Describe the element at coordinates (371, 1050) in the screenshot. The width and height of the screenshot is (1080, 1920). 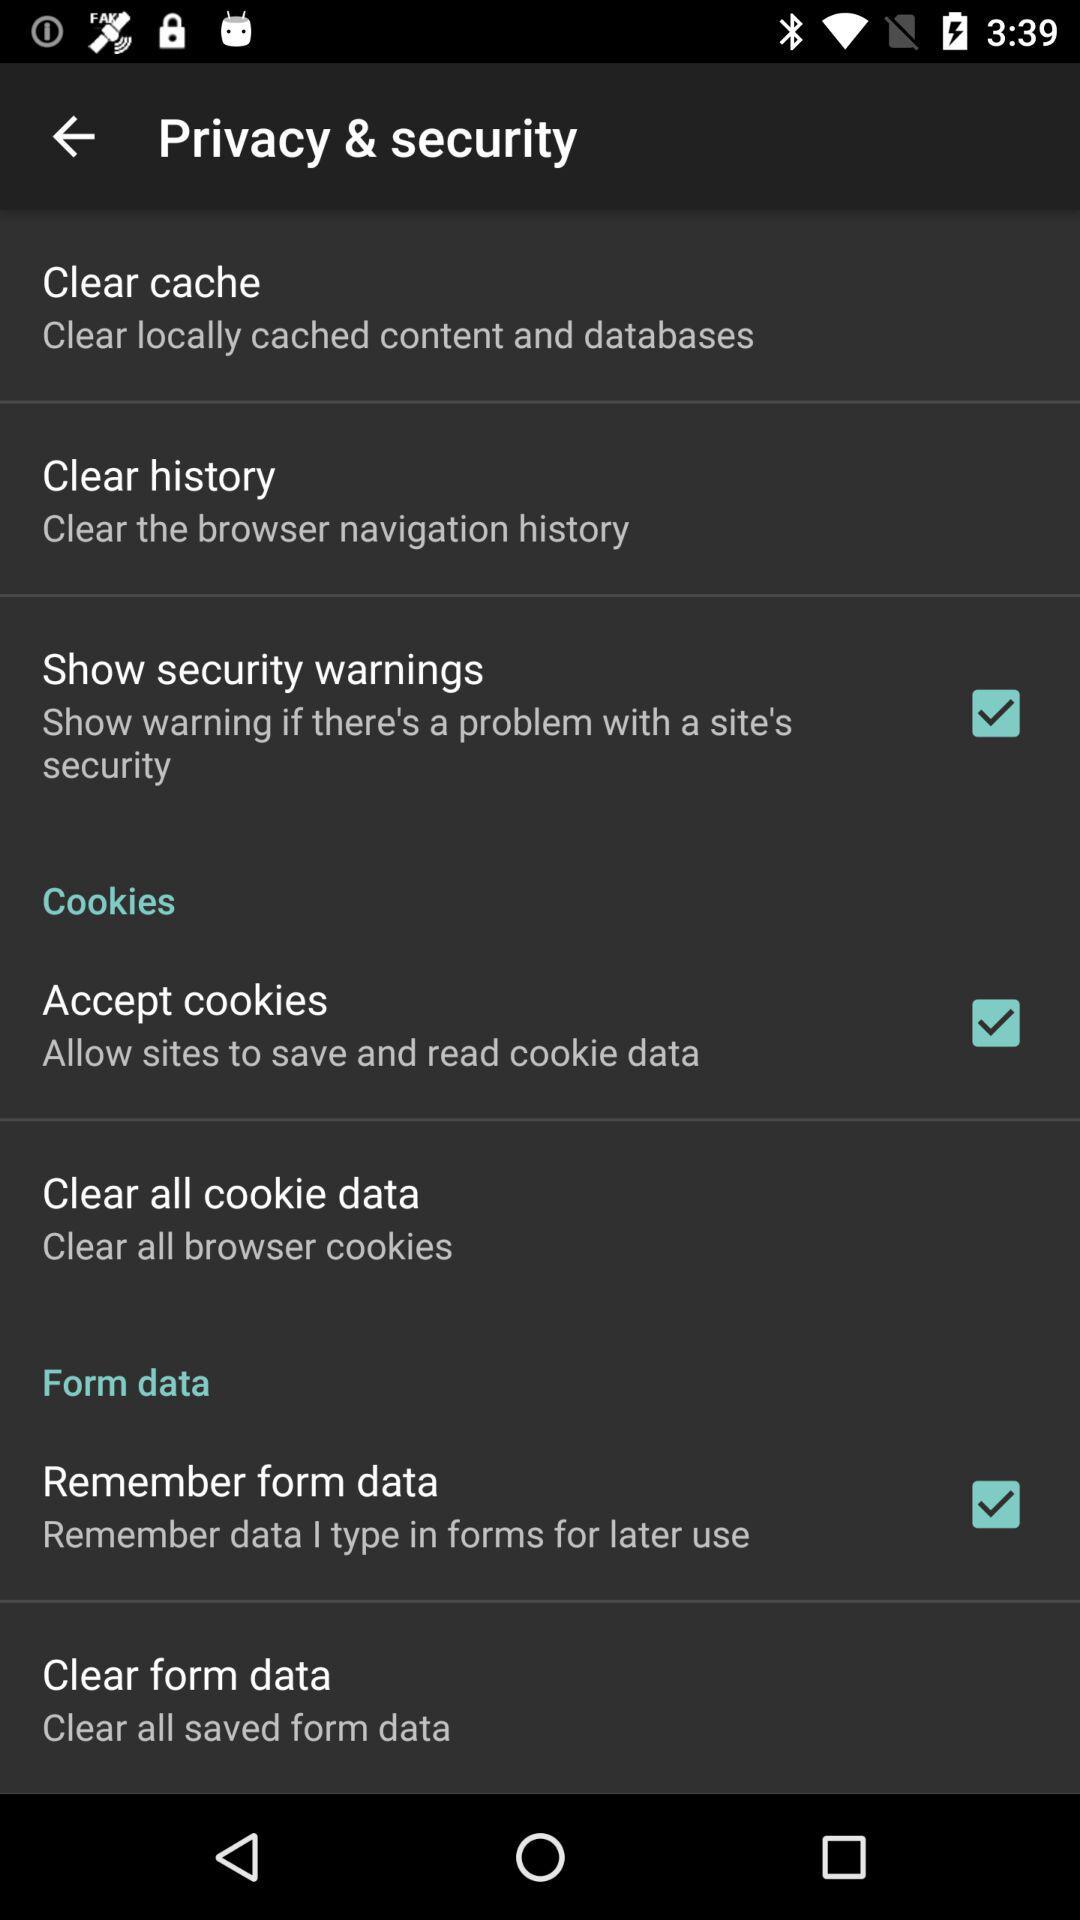
I see `the item below accept cookies` at that location.